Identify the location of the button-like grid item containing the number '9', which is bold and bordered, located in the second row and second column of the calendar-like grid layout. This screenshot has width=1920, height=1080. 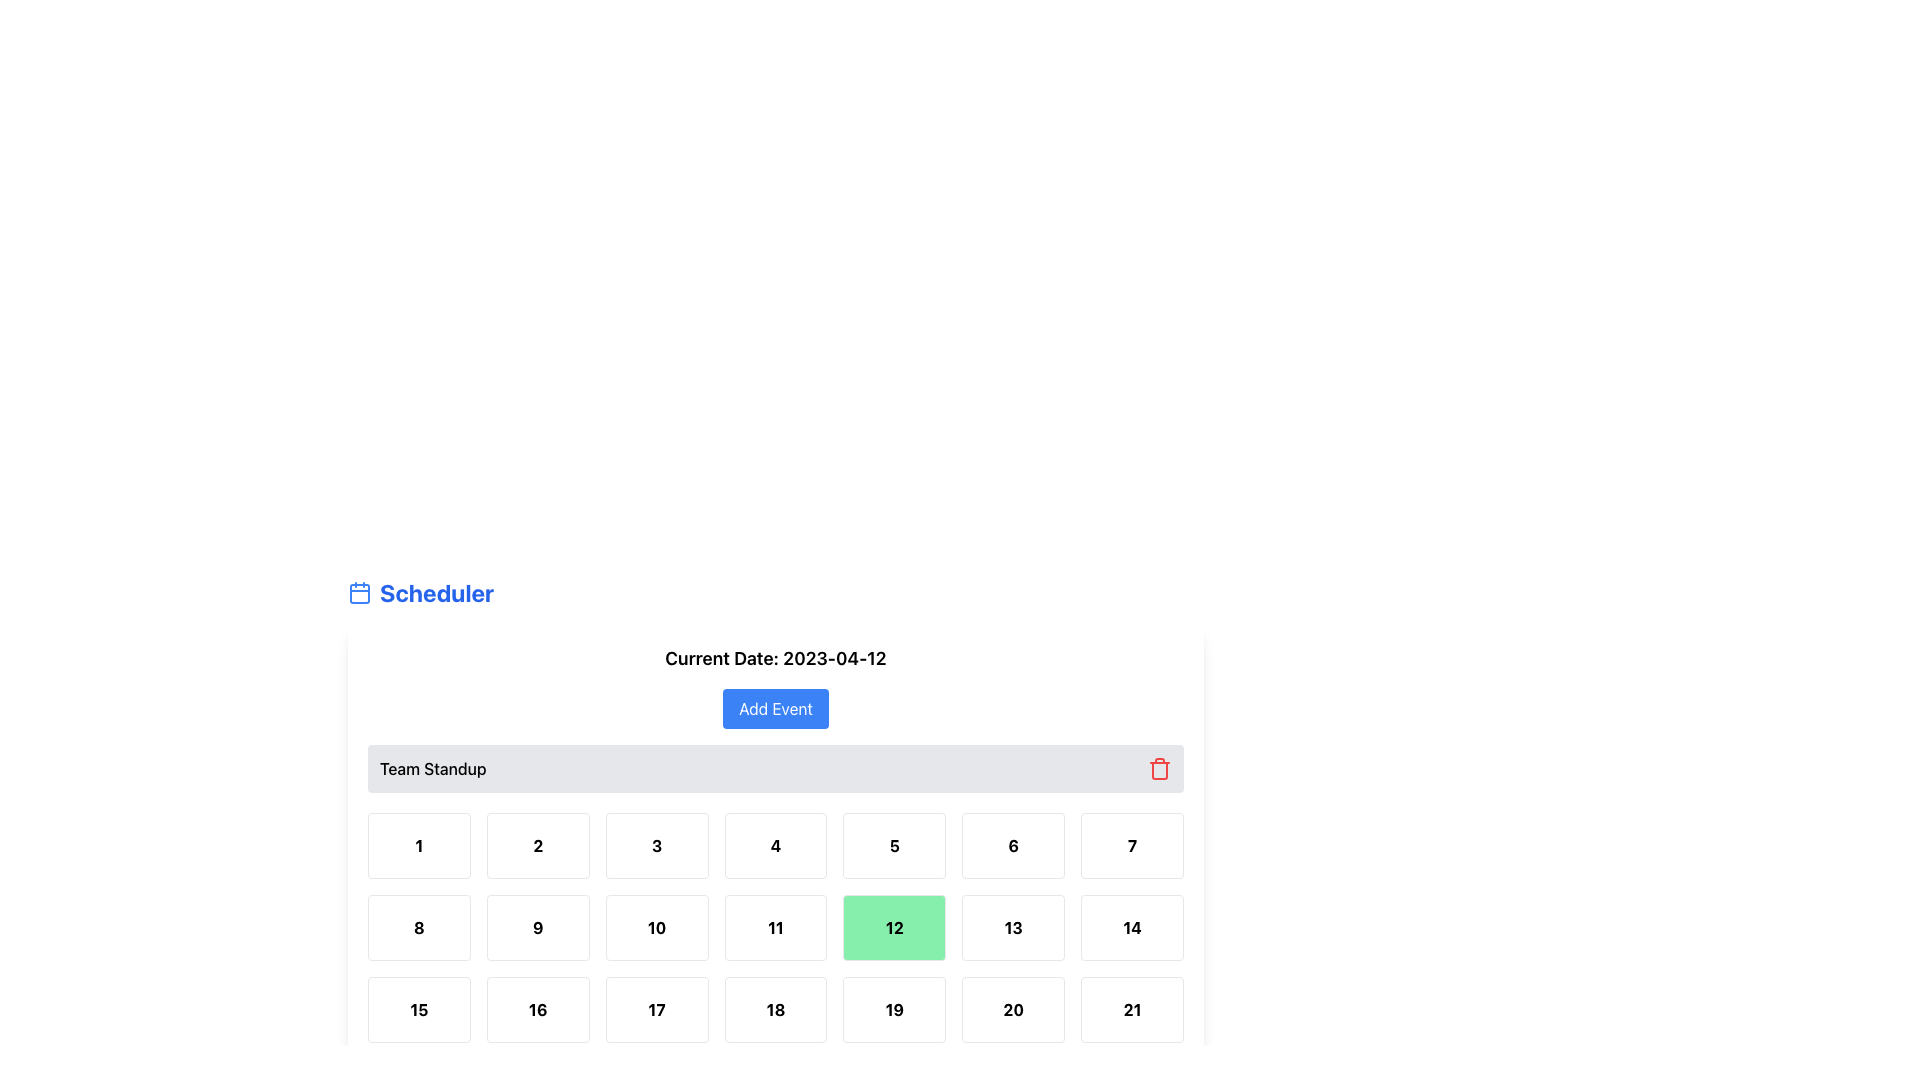
(538, 928).